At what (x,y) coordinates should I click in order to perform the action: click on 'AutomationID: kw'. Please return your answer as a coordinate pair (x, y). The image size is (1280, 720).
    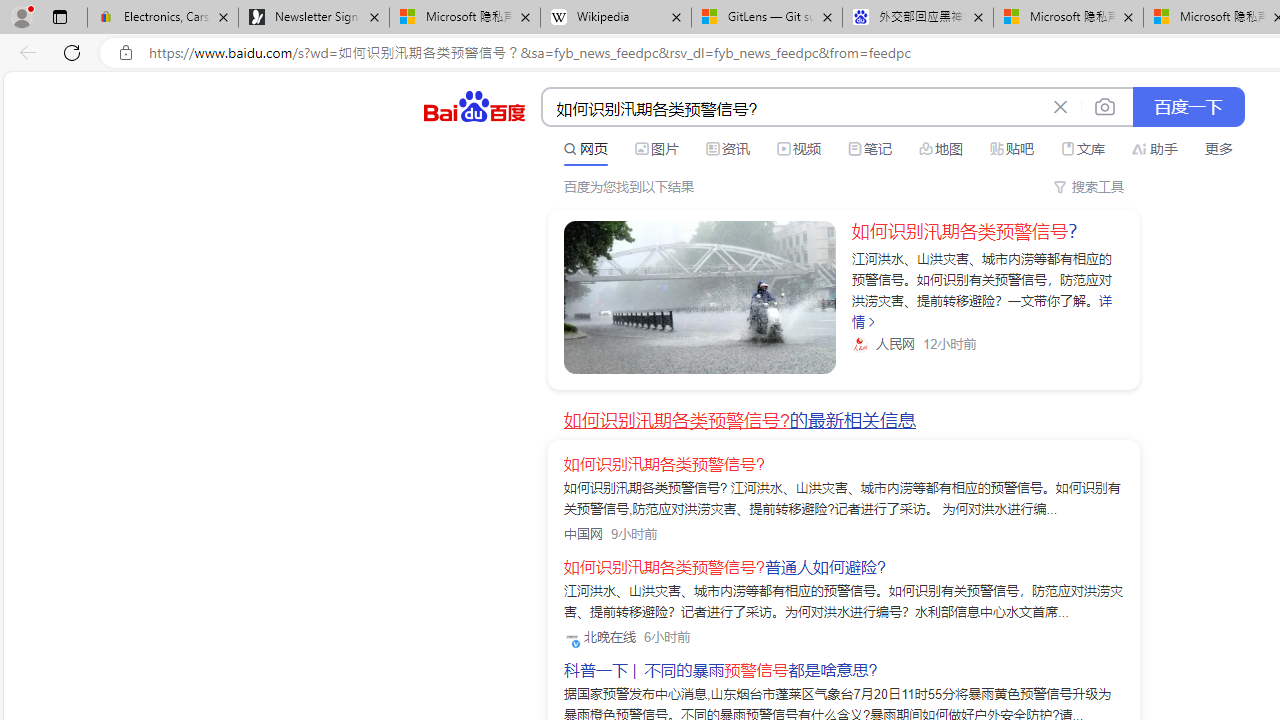
    Looking at the image, I should click on (792, 108).